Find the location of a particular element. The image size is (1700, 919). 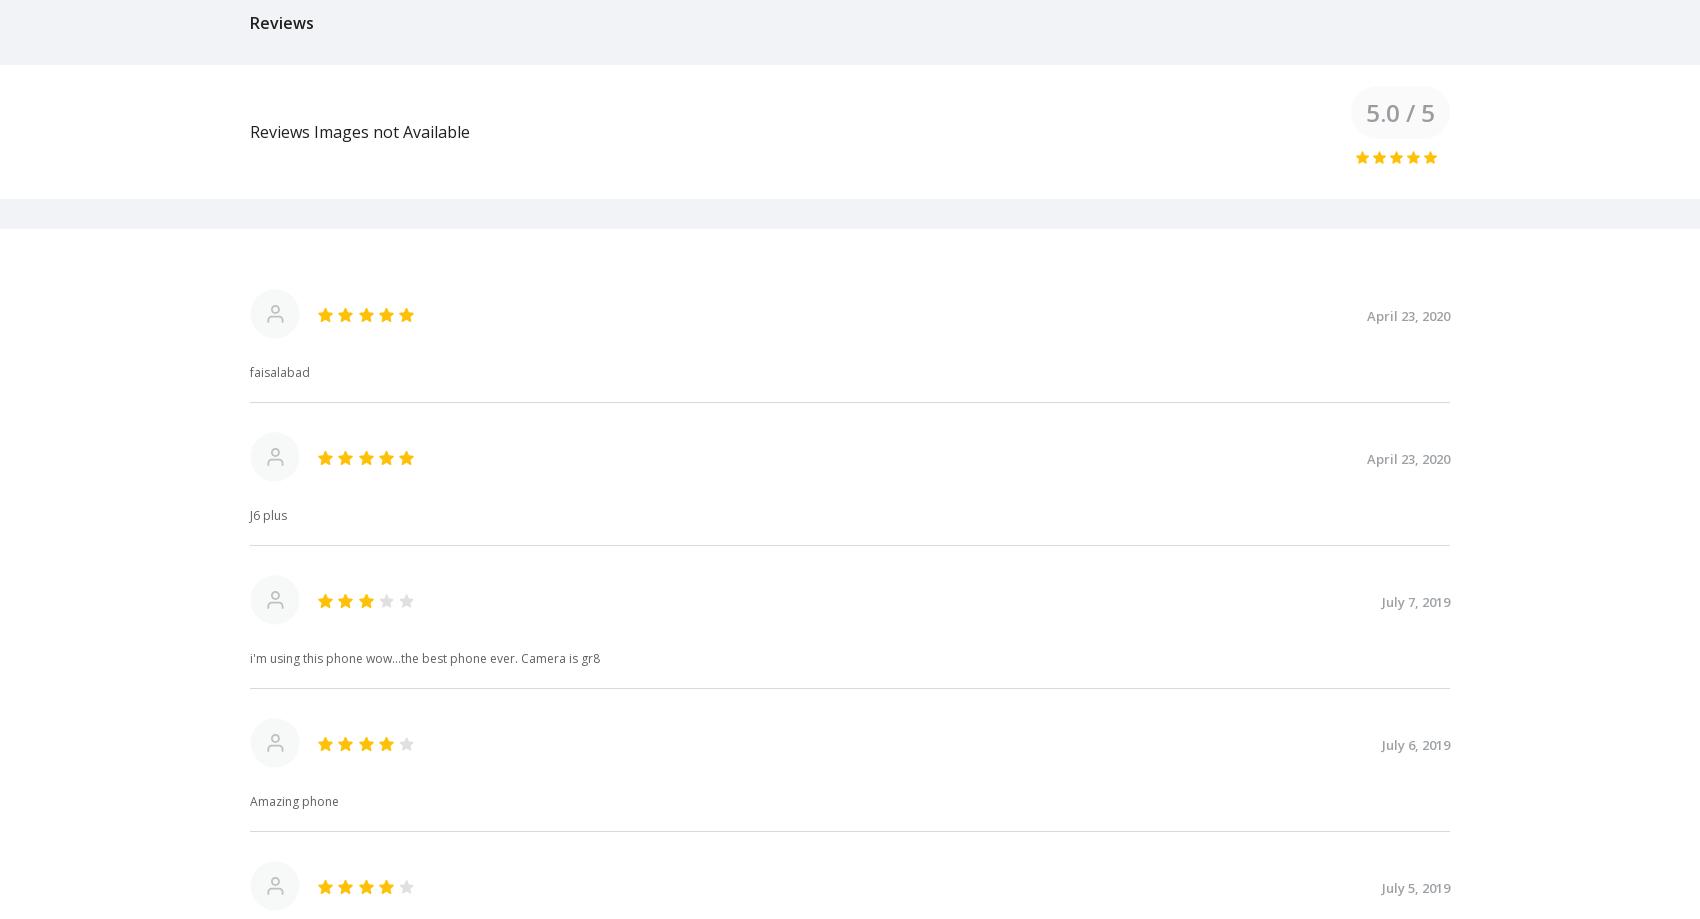

'J6 plus' is located at coordinates (268, 513).